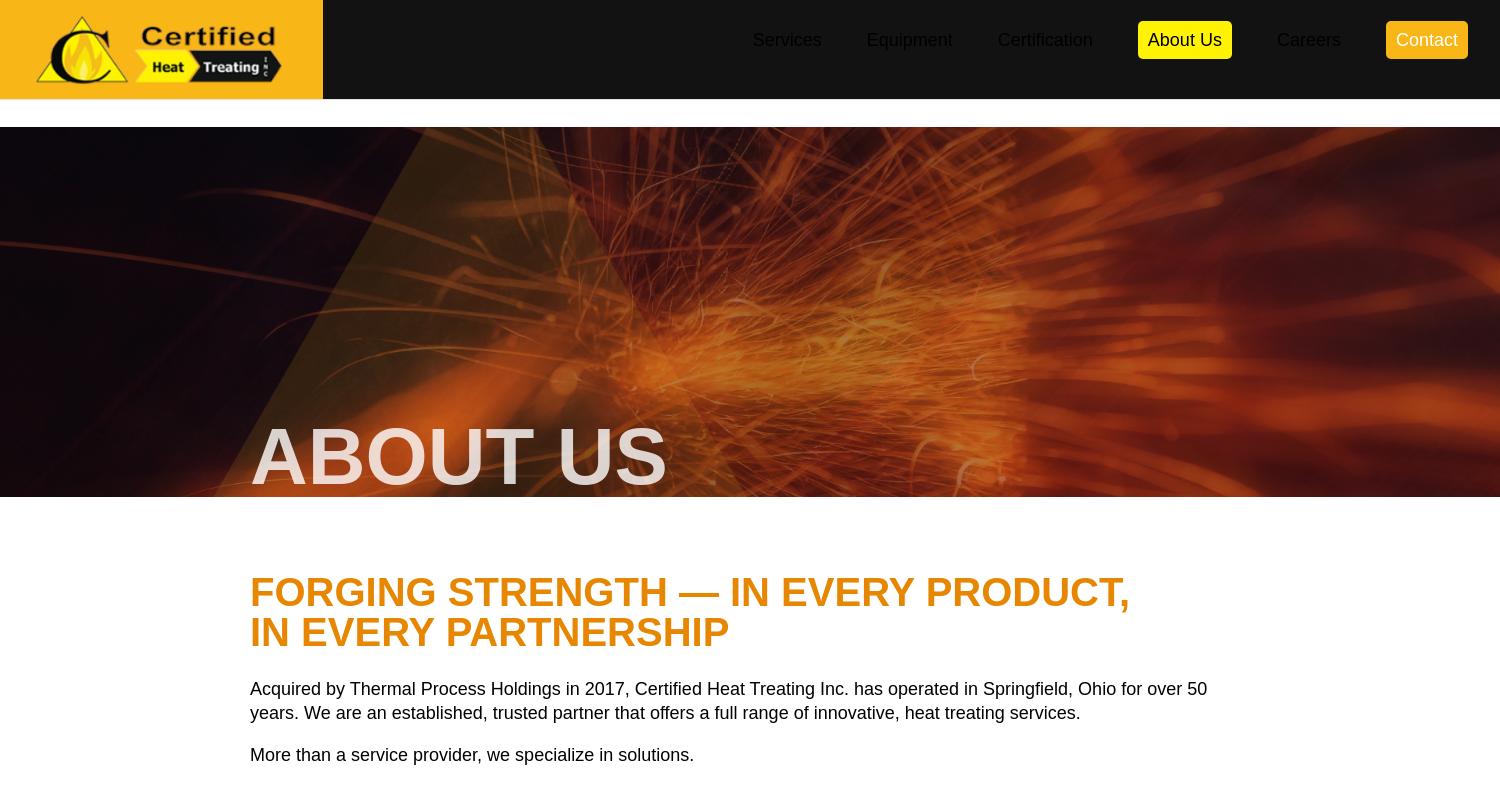 This screenshot has height=798, width=1500. I want to click on 'in every partnership', so click(488, 631).